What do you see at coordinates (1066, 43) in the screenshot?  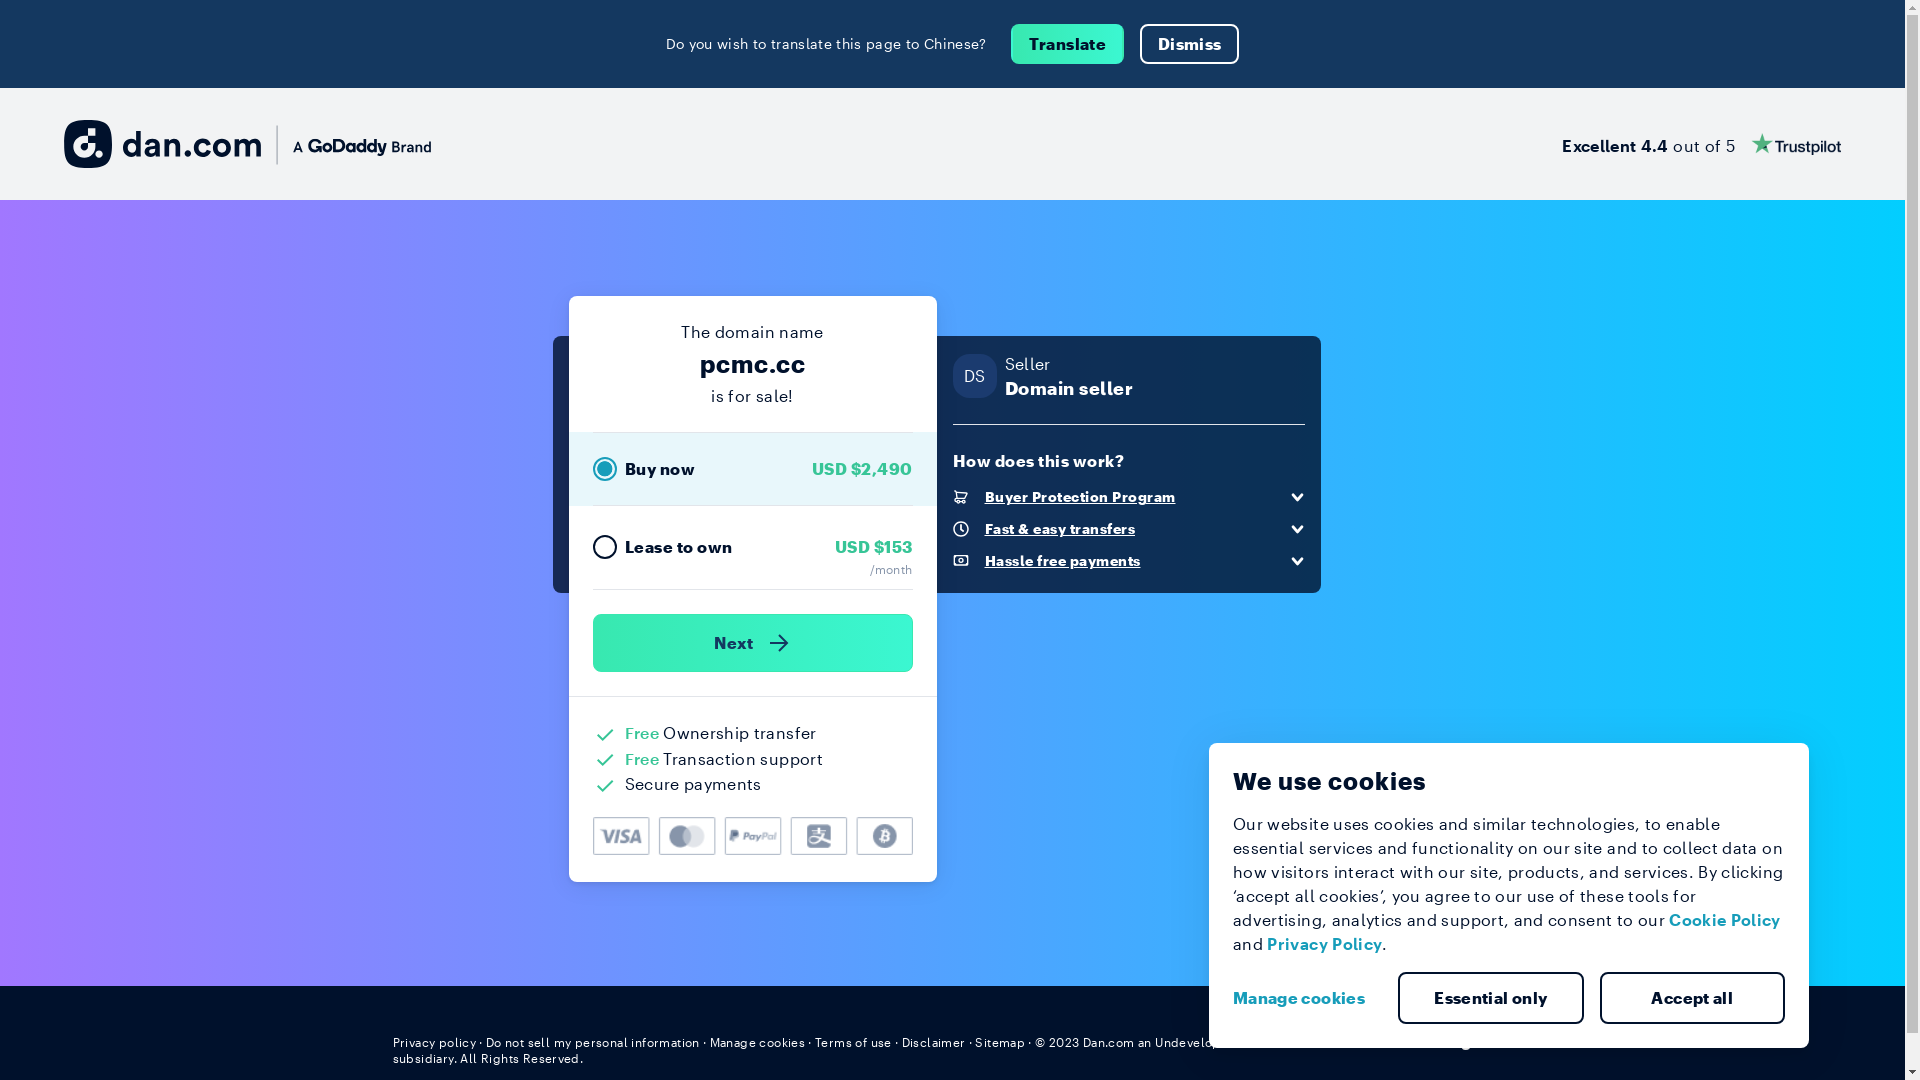 I see `'Translate'` at bounding box center [1066, 43].